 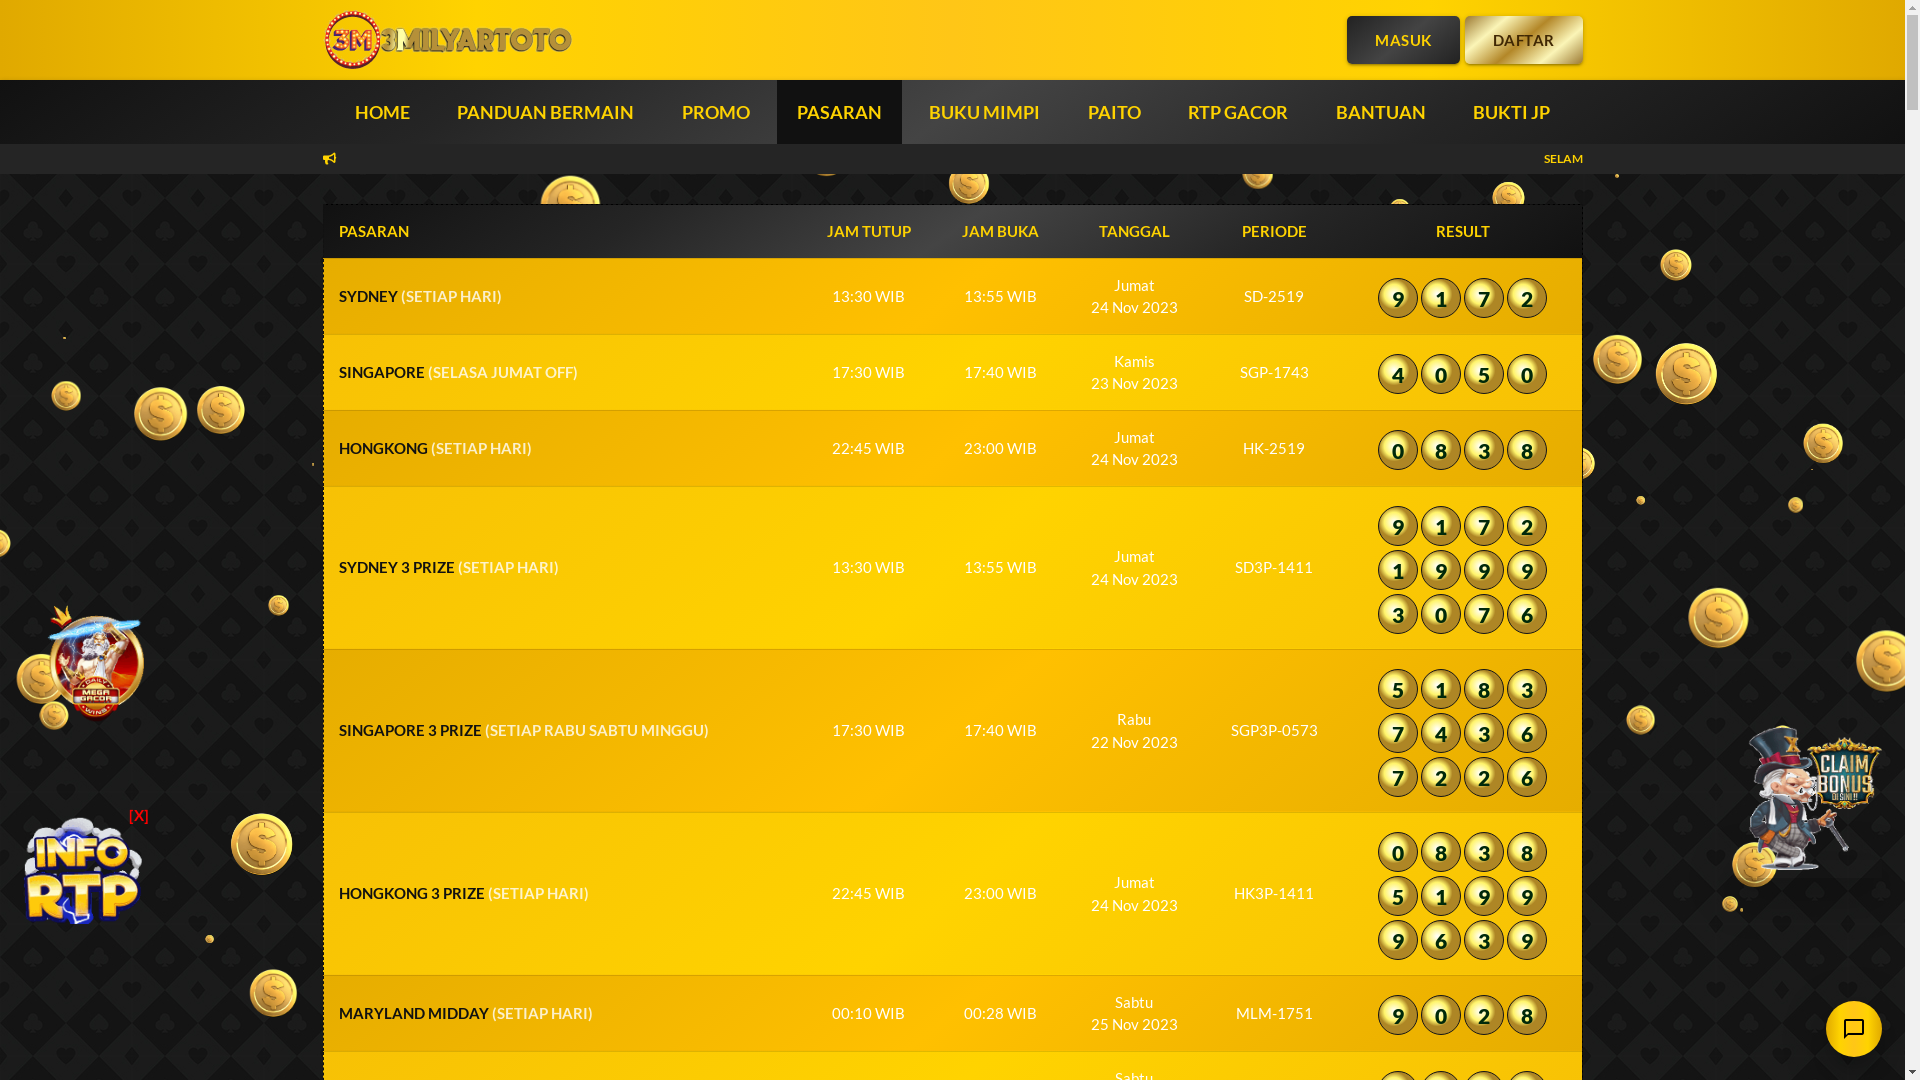 What do you see at coordinates (418, 296) in the screenshot?
I see `'SYDNEY (SETIAP HARI)'` at bounding box center [418, 296].